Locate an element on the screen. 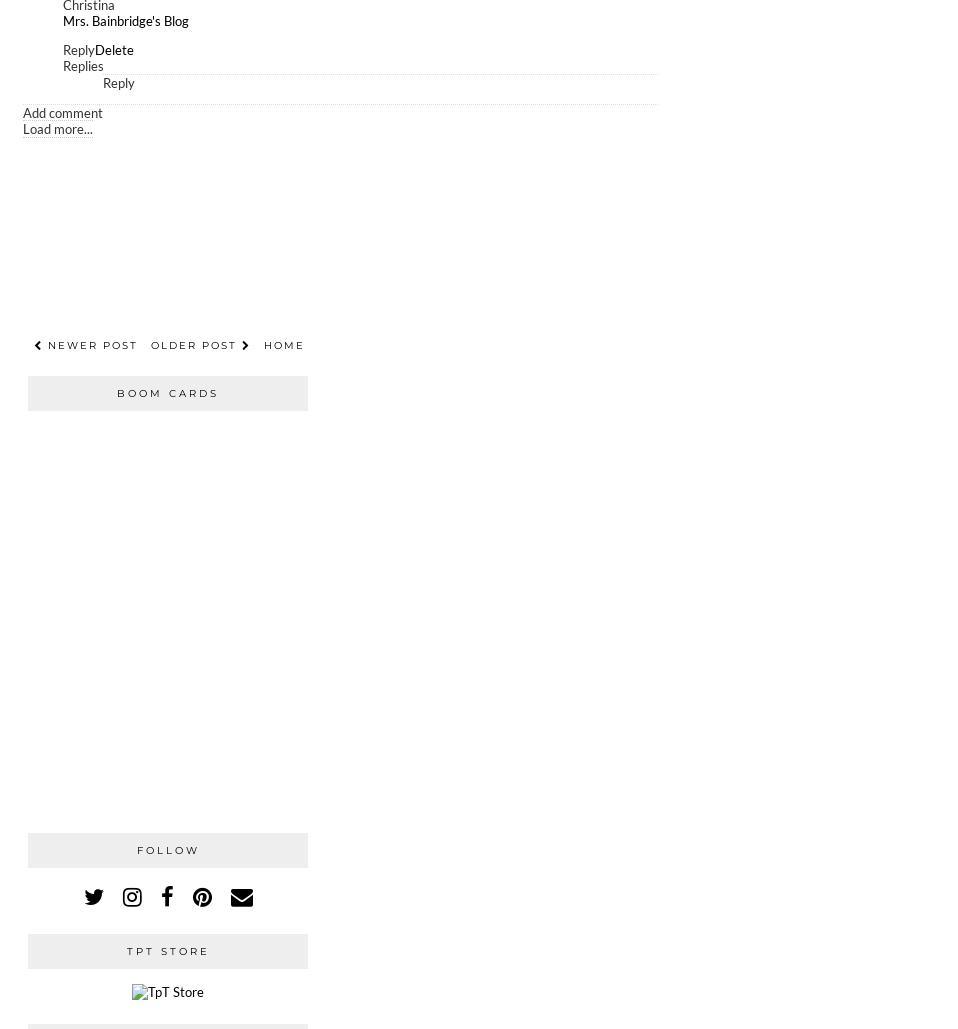 The width and height of the screenshot is (958, 1029). 'Delete' is located at coordinates (114, 50).